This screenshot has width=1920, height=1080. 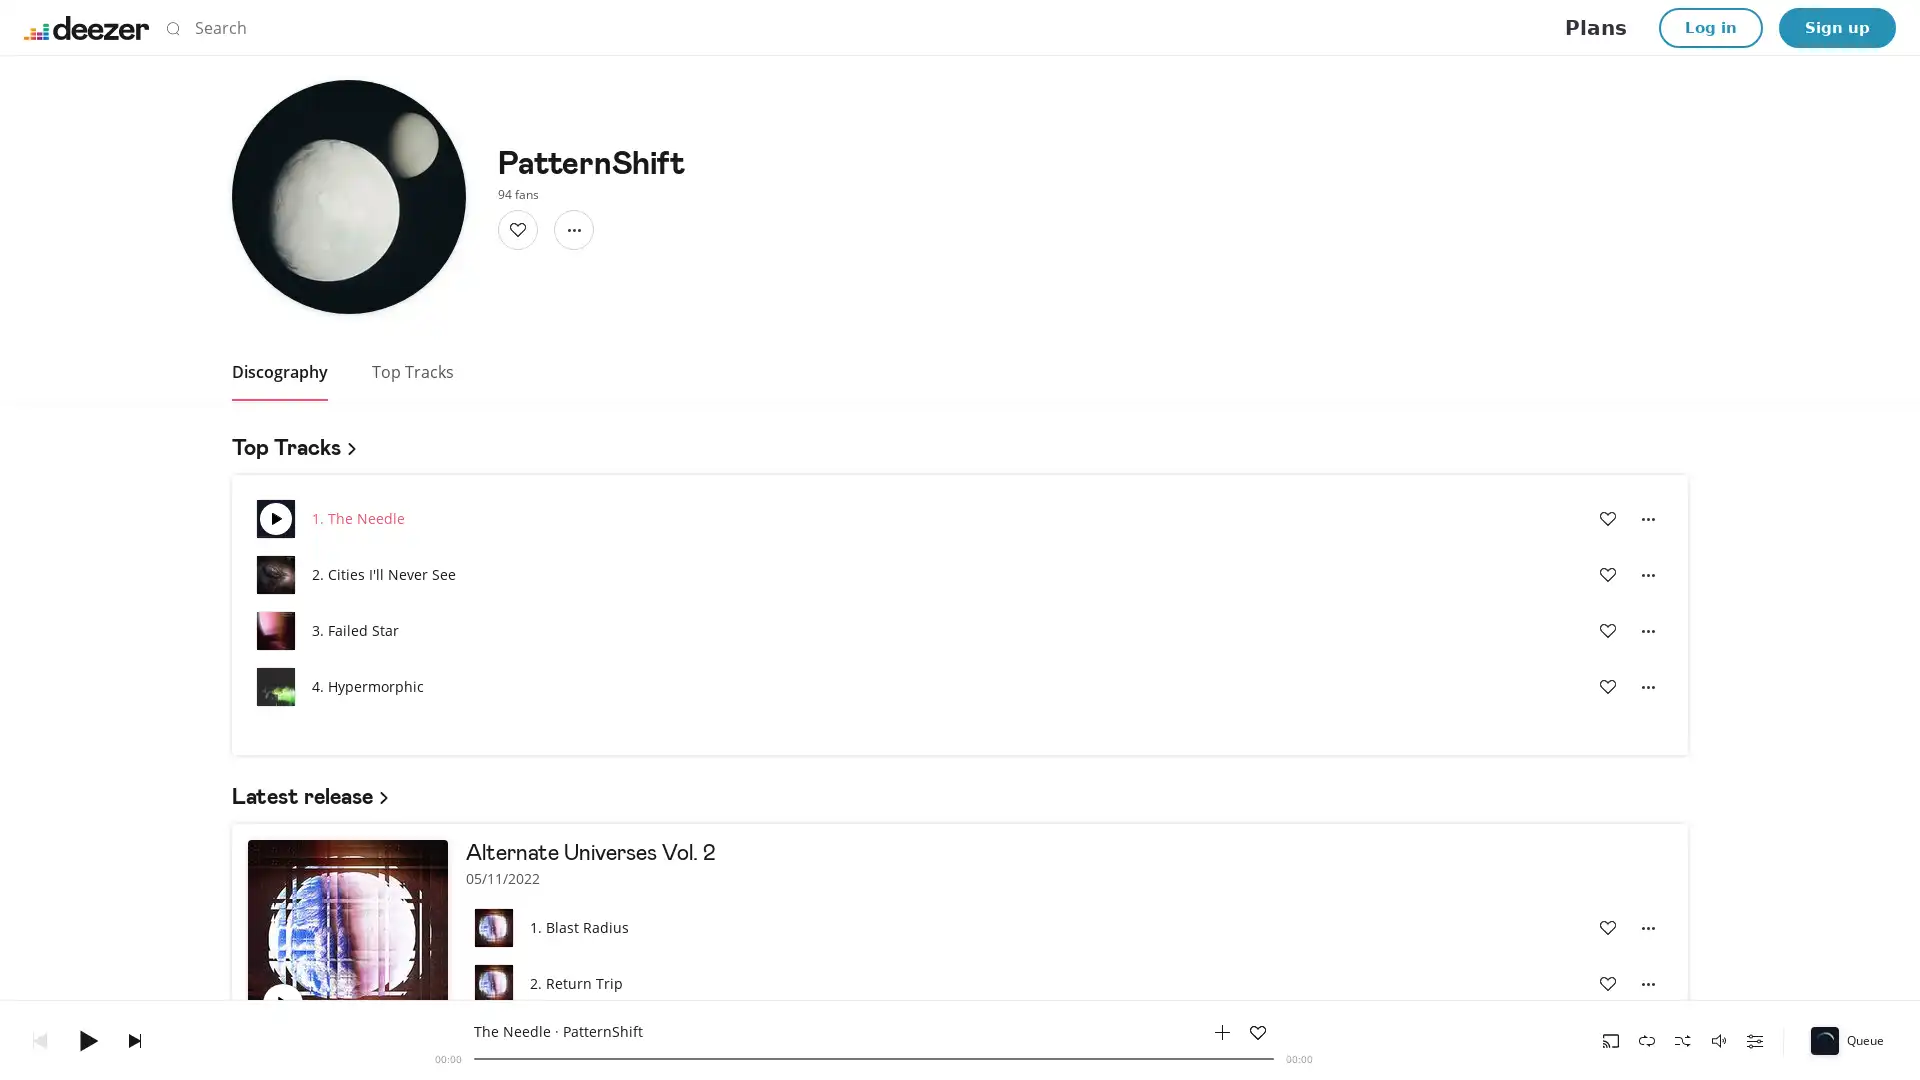 What do you see at coordinates (1608, 518) in the screenshot?
I see `Add to Favorite tracks` at bounding box center [1608, 518].